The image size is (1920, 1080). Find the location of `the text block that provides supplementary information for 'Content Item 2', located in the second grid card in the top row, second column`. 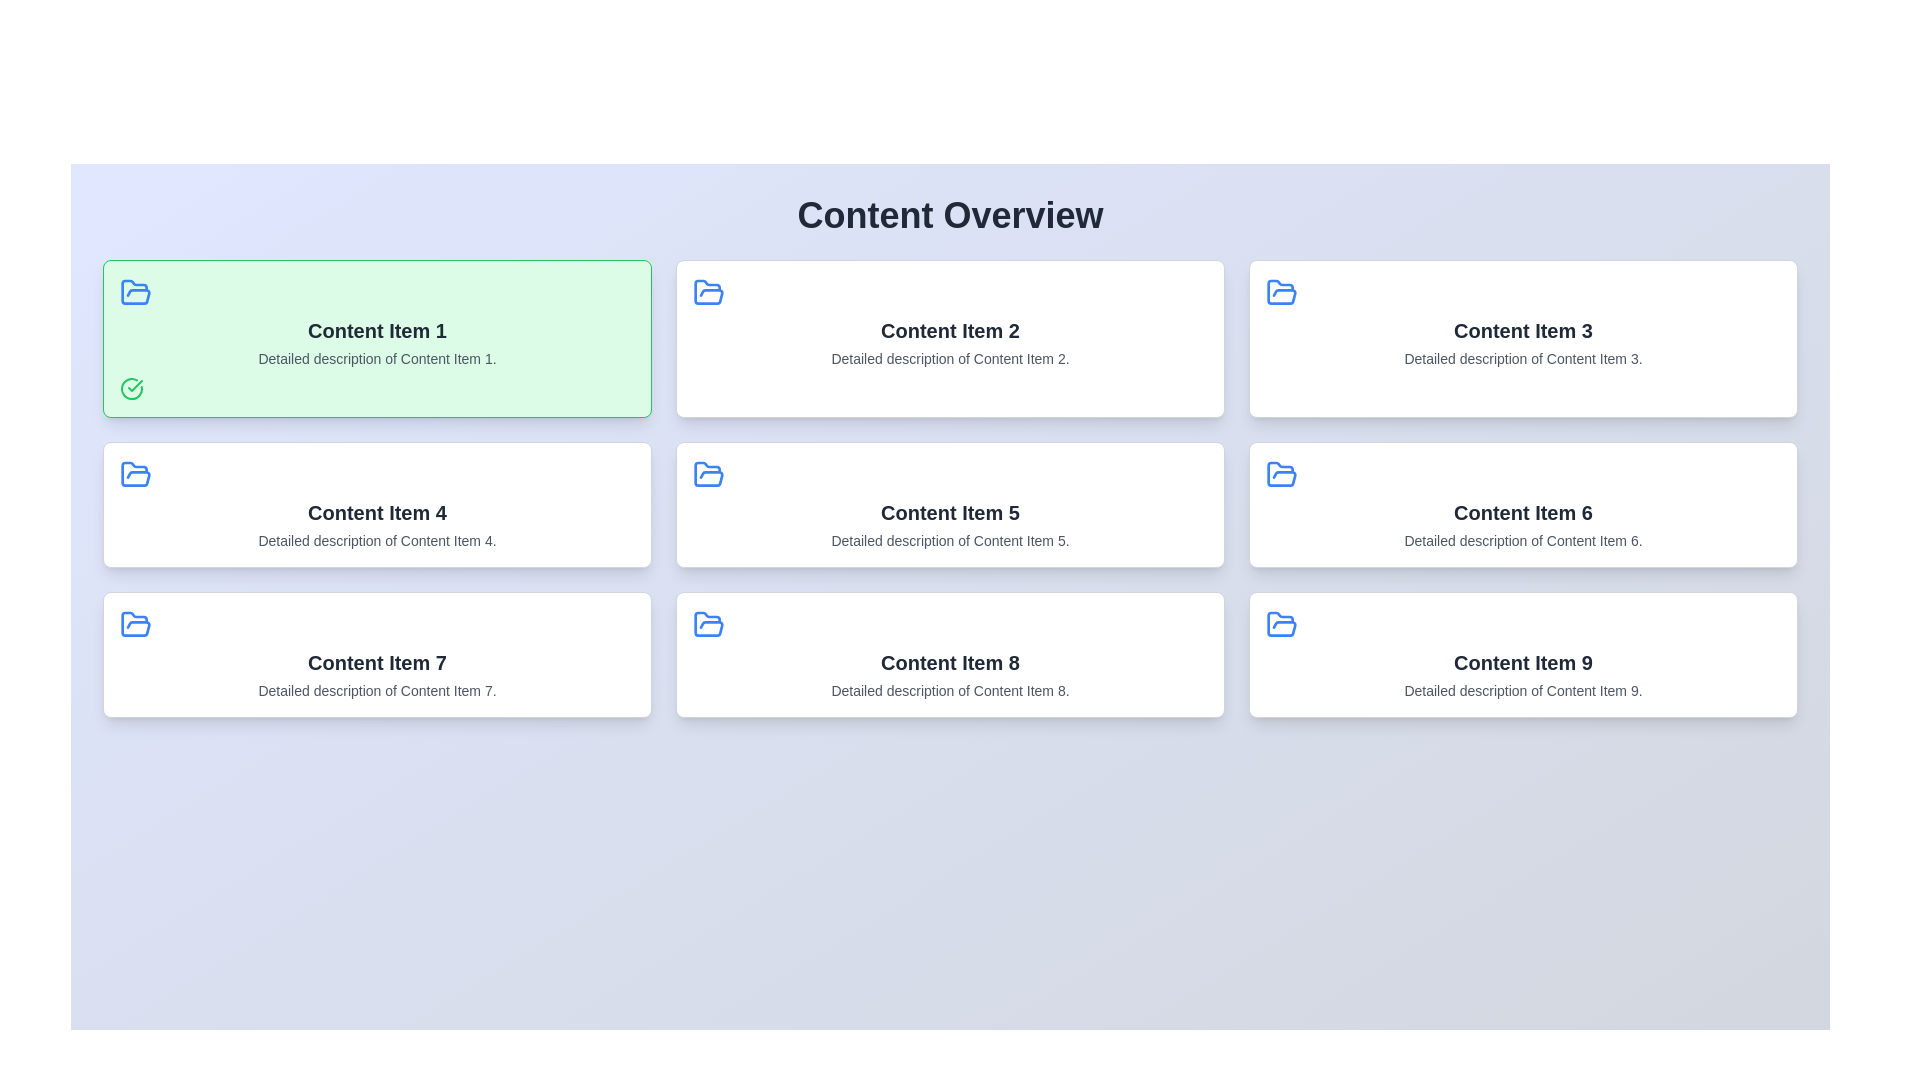

the text block that provides supplementary information for 'Content Item 2', located in the second grid card in the top row, second column is located at coordinates (949, 357).